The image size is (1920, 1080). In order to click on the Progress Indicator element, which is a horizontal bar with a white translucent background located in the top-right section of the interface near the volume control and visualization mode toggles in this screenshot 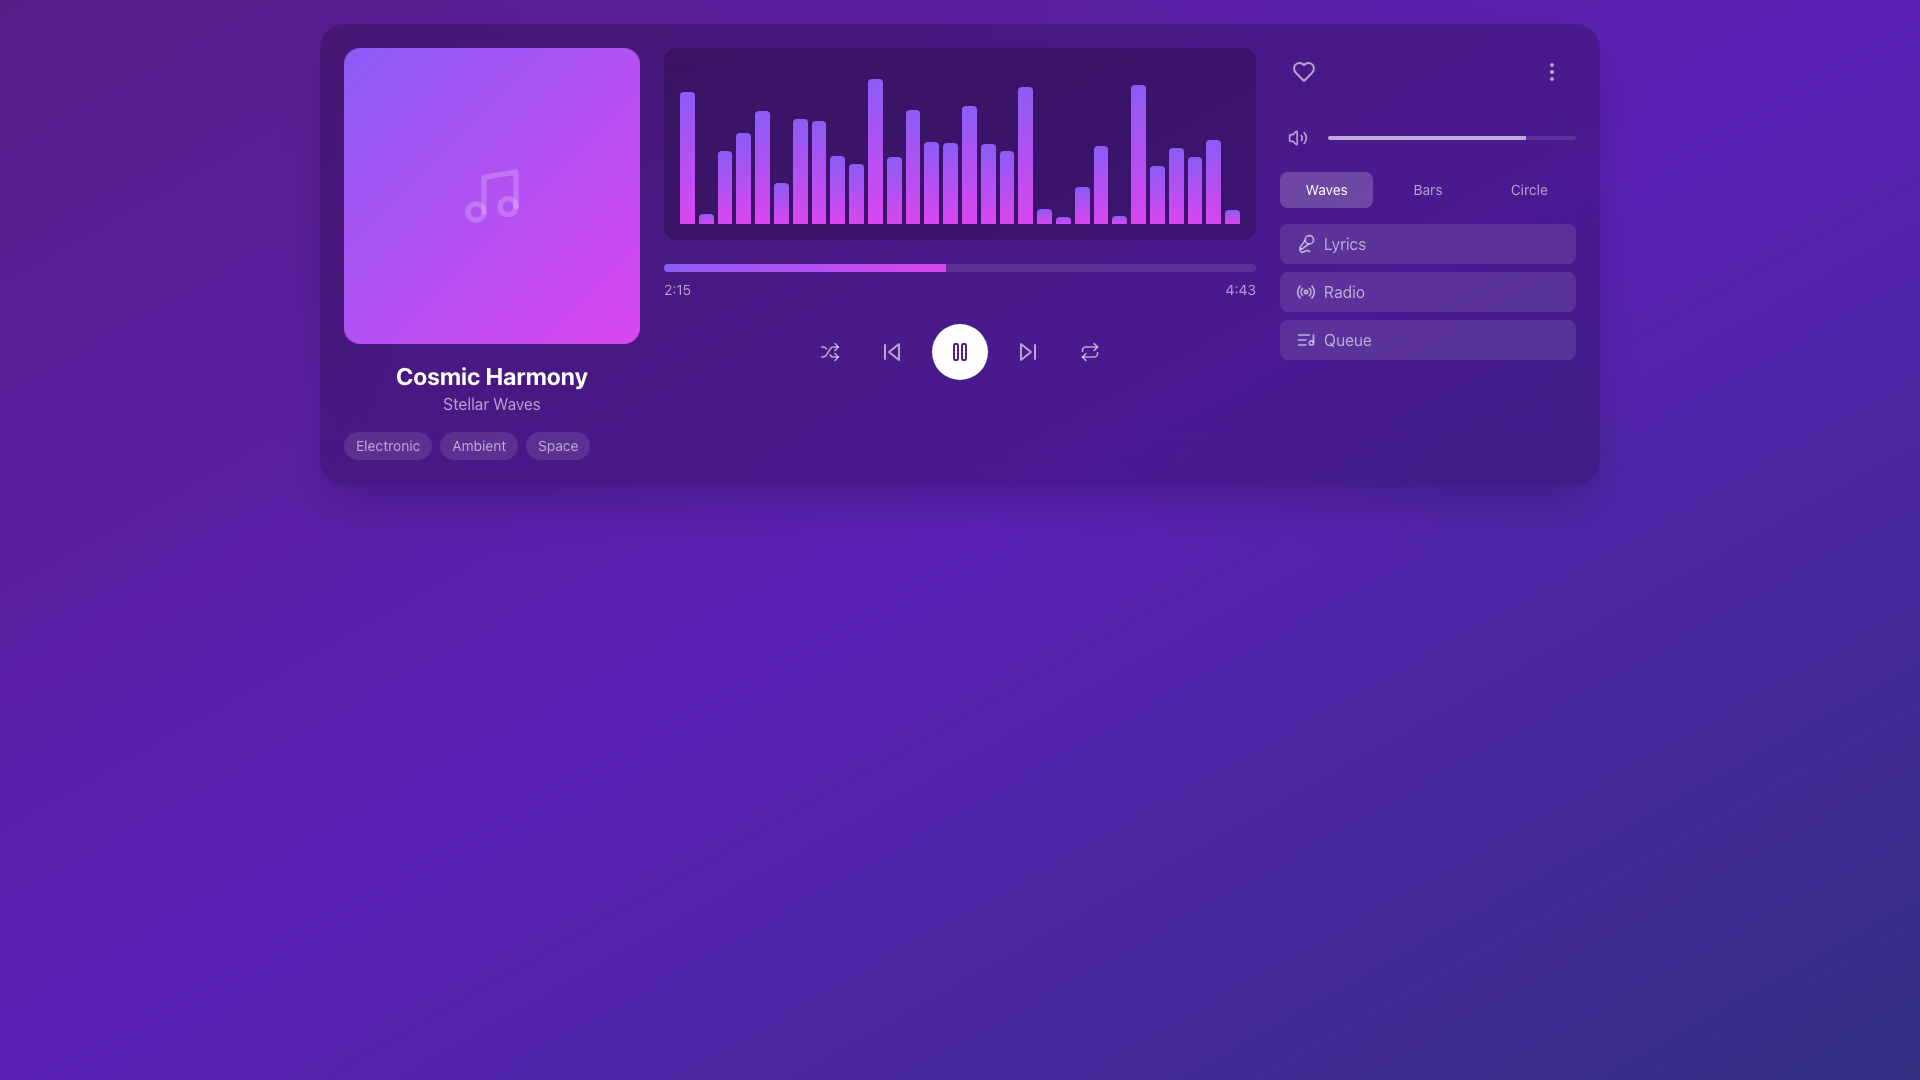, I will do `click(1426, 137)`.